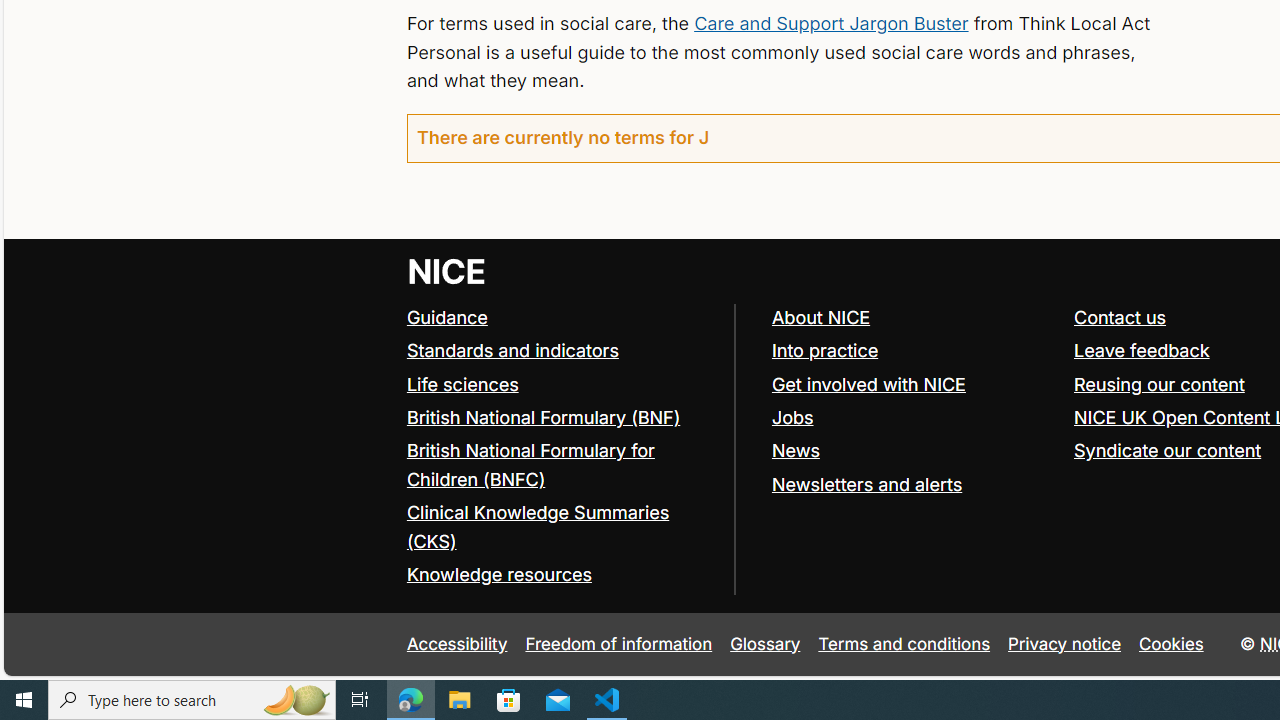 The height and width of the screenshot is (720, 1280). What do you see at coordinates (1171, 644) in the screenshot?
I see `'Cookies'` at bounding box center [1171, 644].